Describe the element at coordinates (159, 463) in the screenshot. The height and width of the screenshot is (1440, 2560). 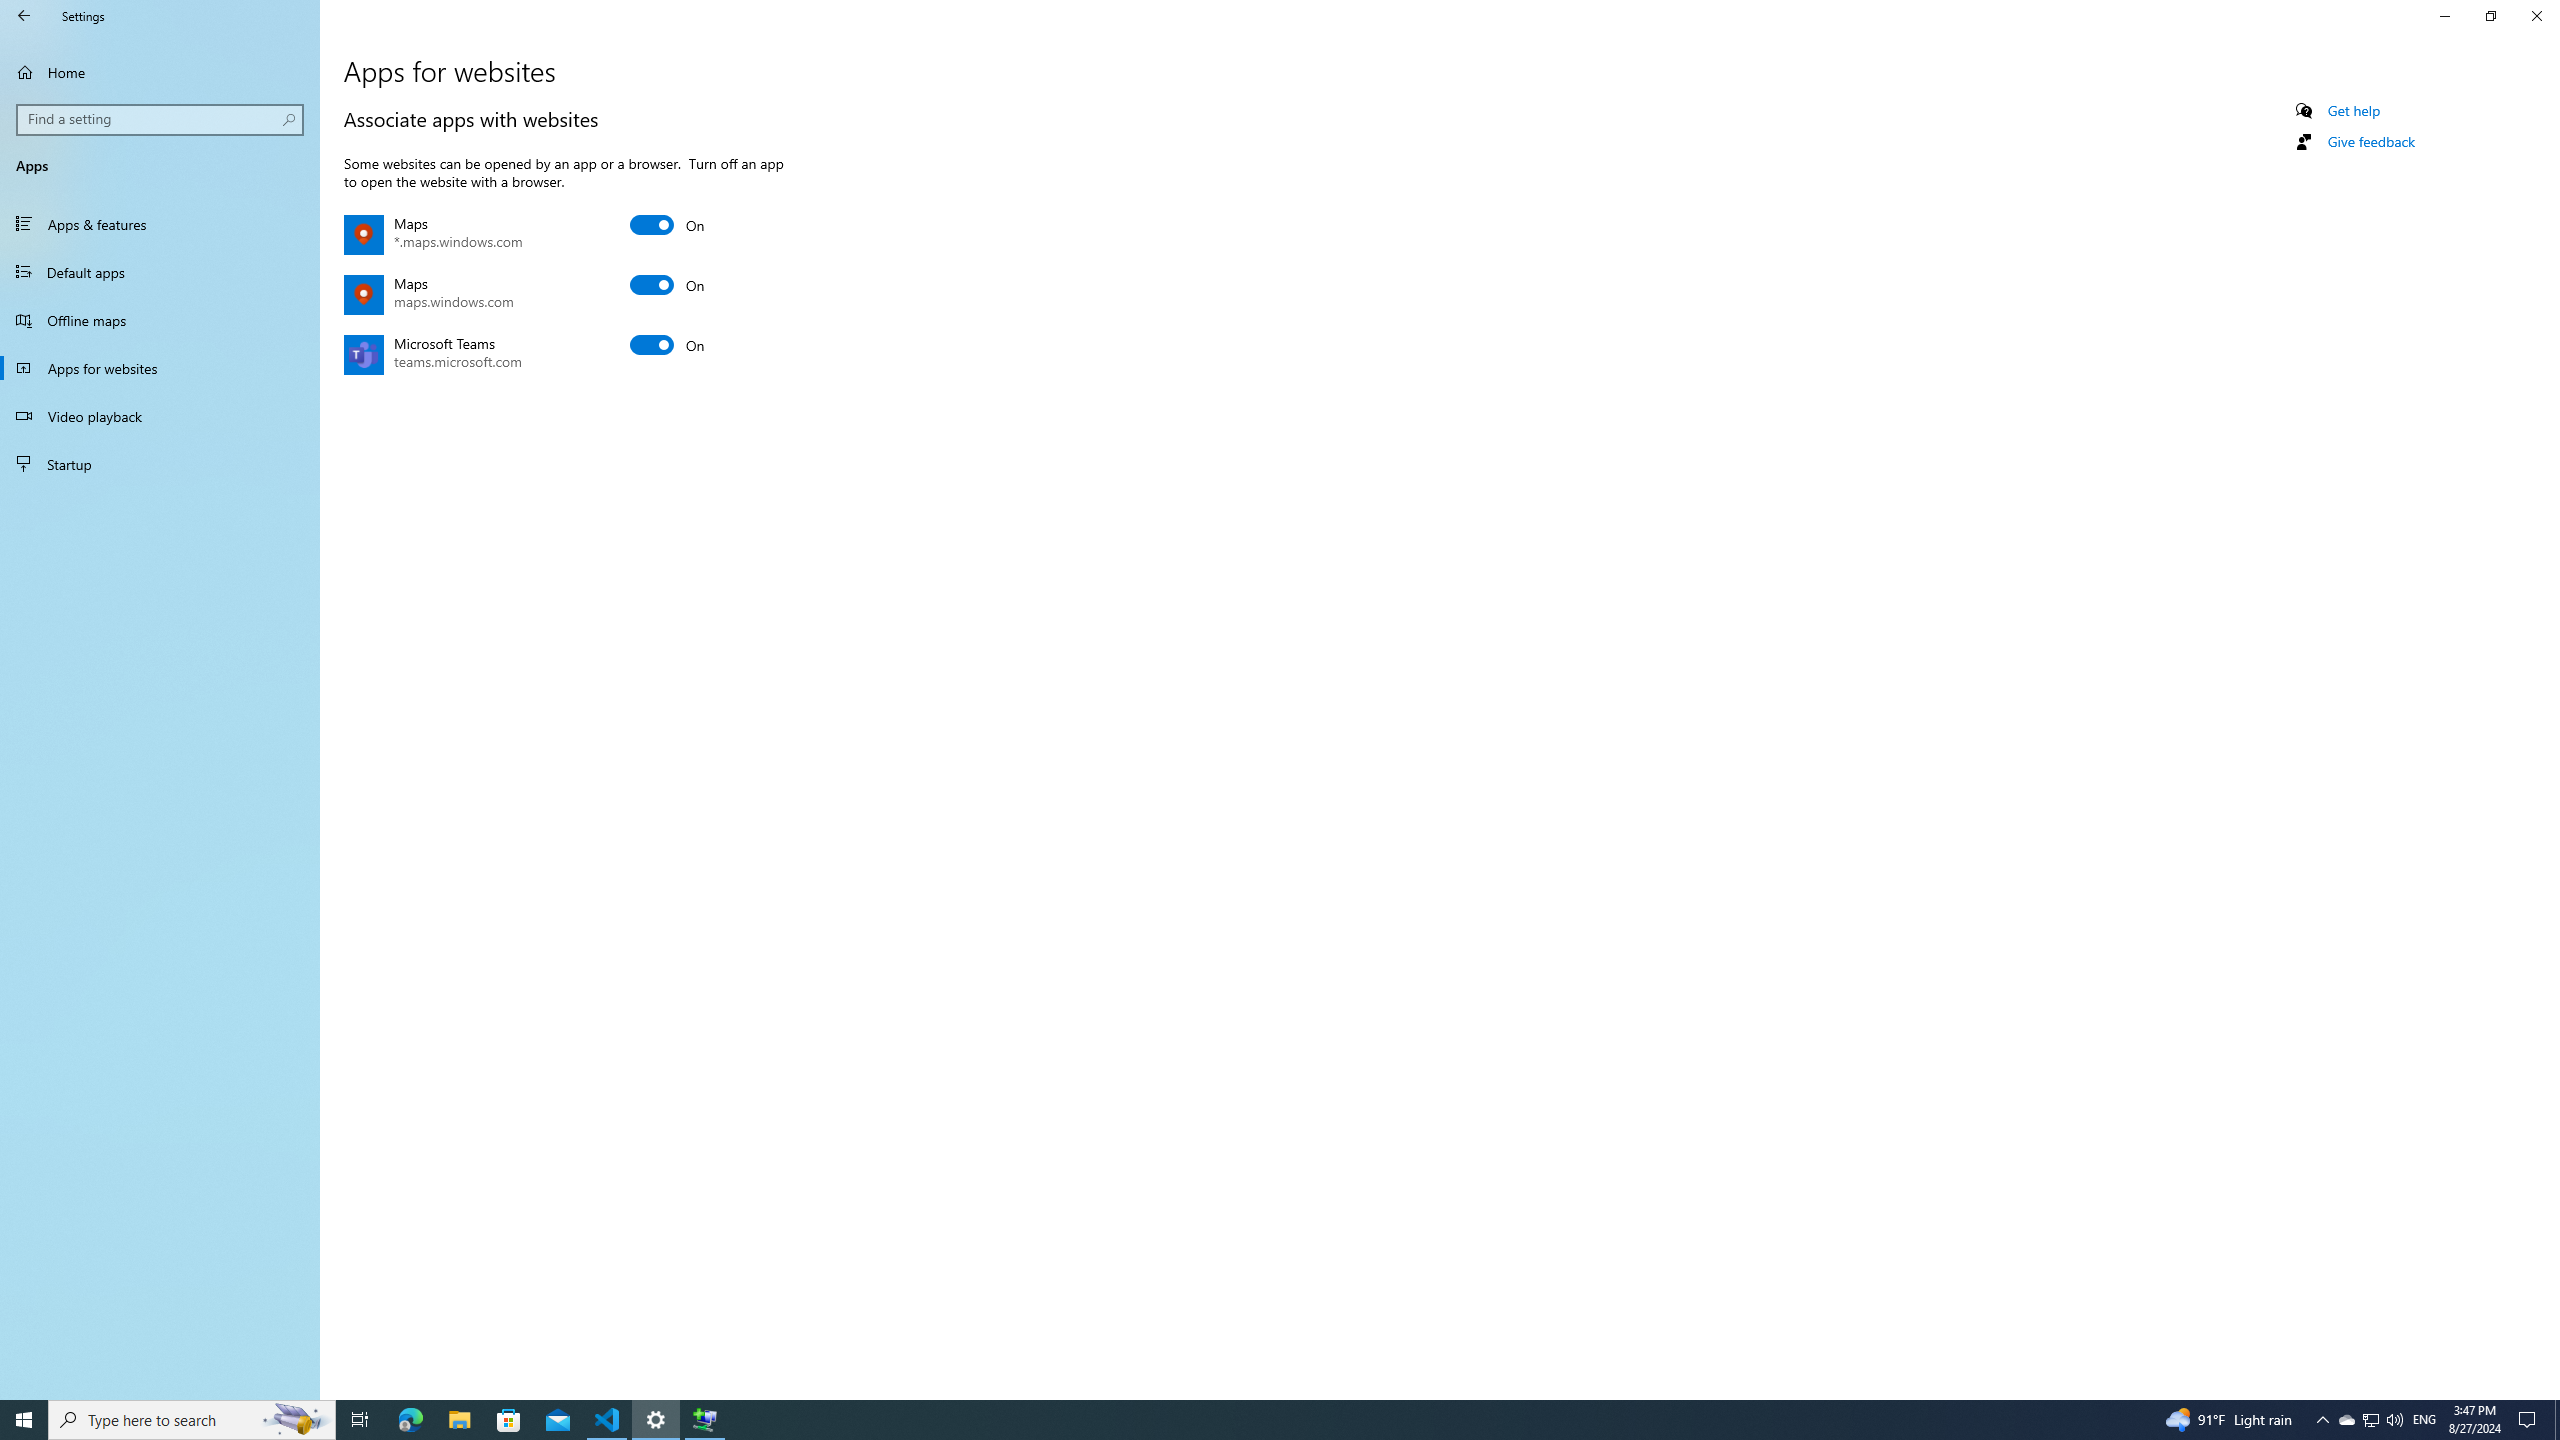
I see `'Startup'` at that location.